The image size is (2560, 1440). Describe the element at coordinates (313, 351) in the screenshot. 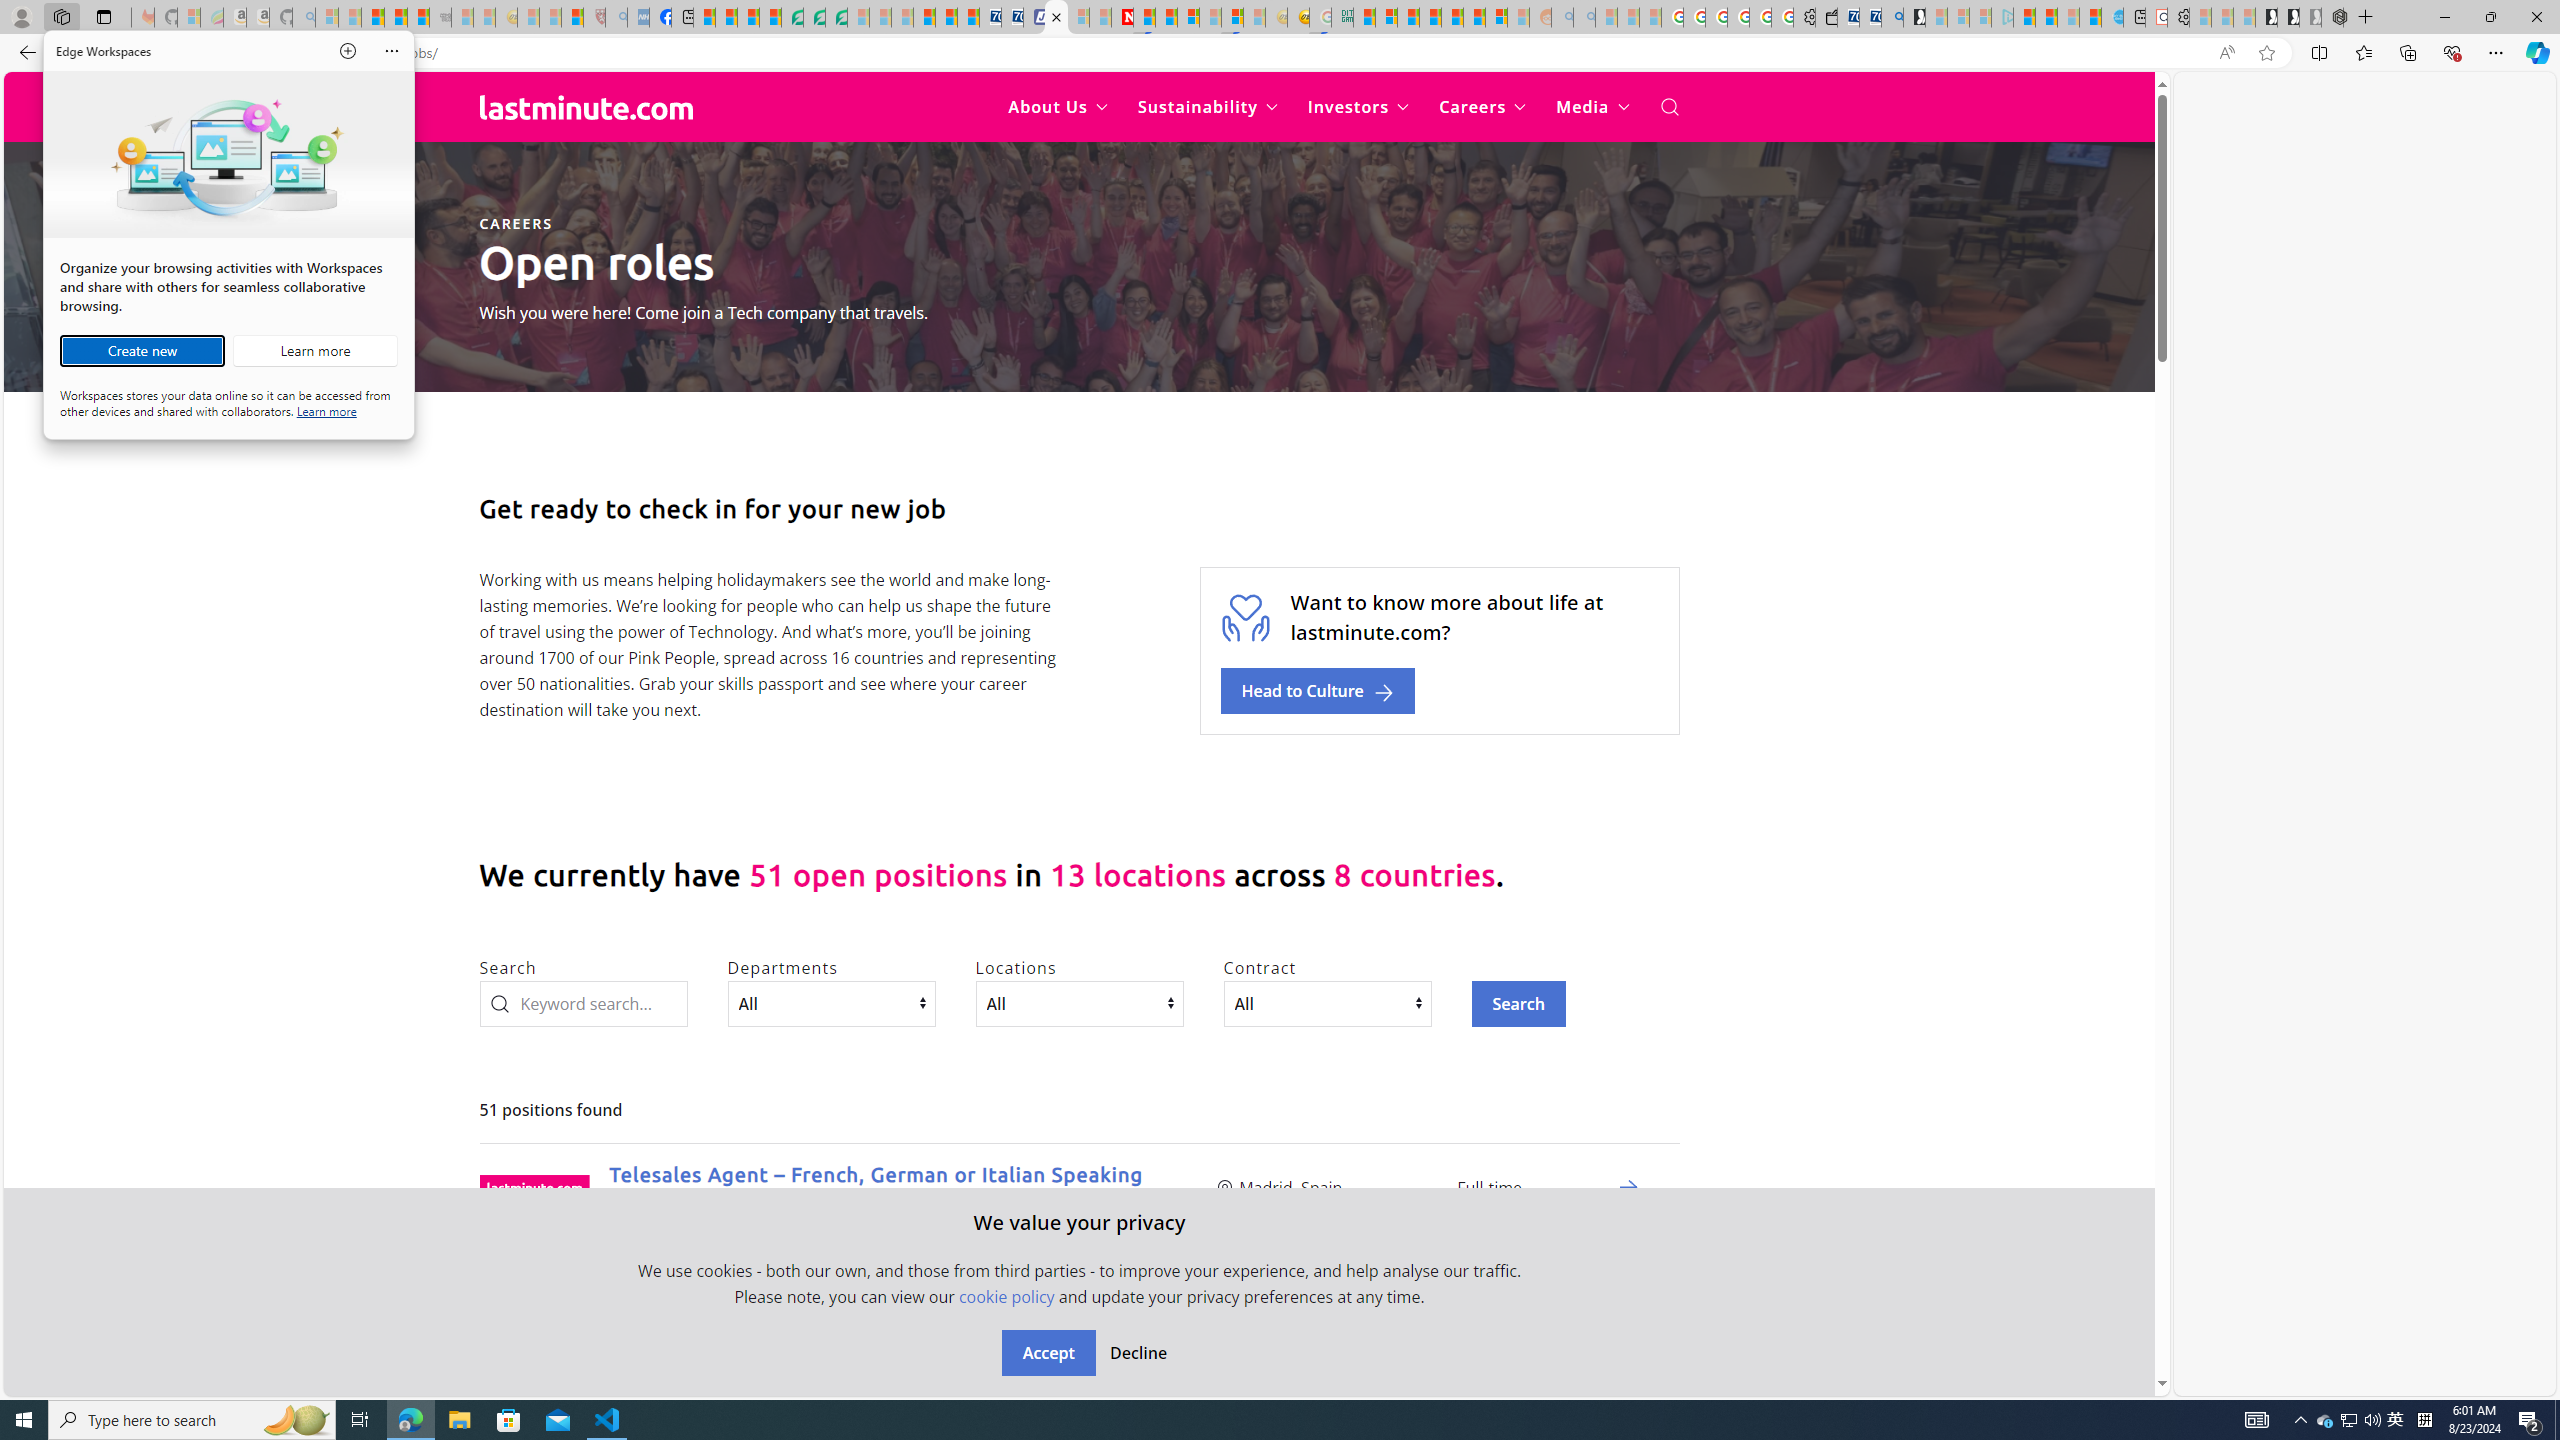

I see `'Learn more about Workspaces'` at that location.